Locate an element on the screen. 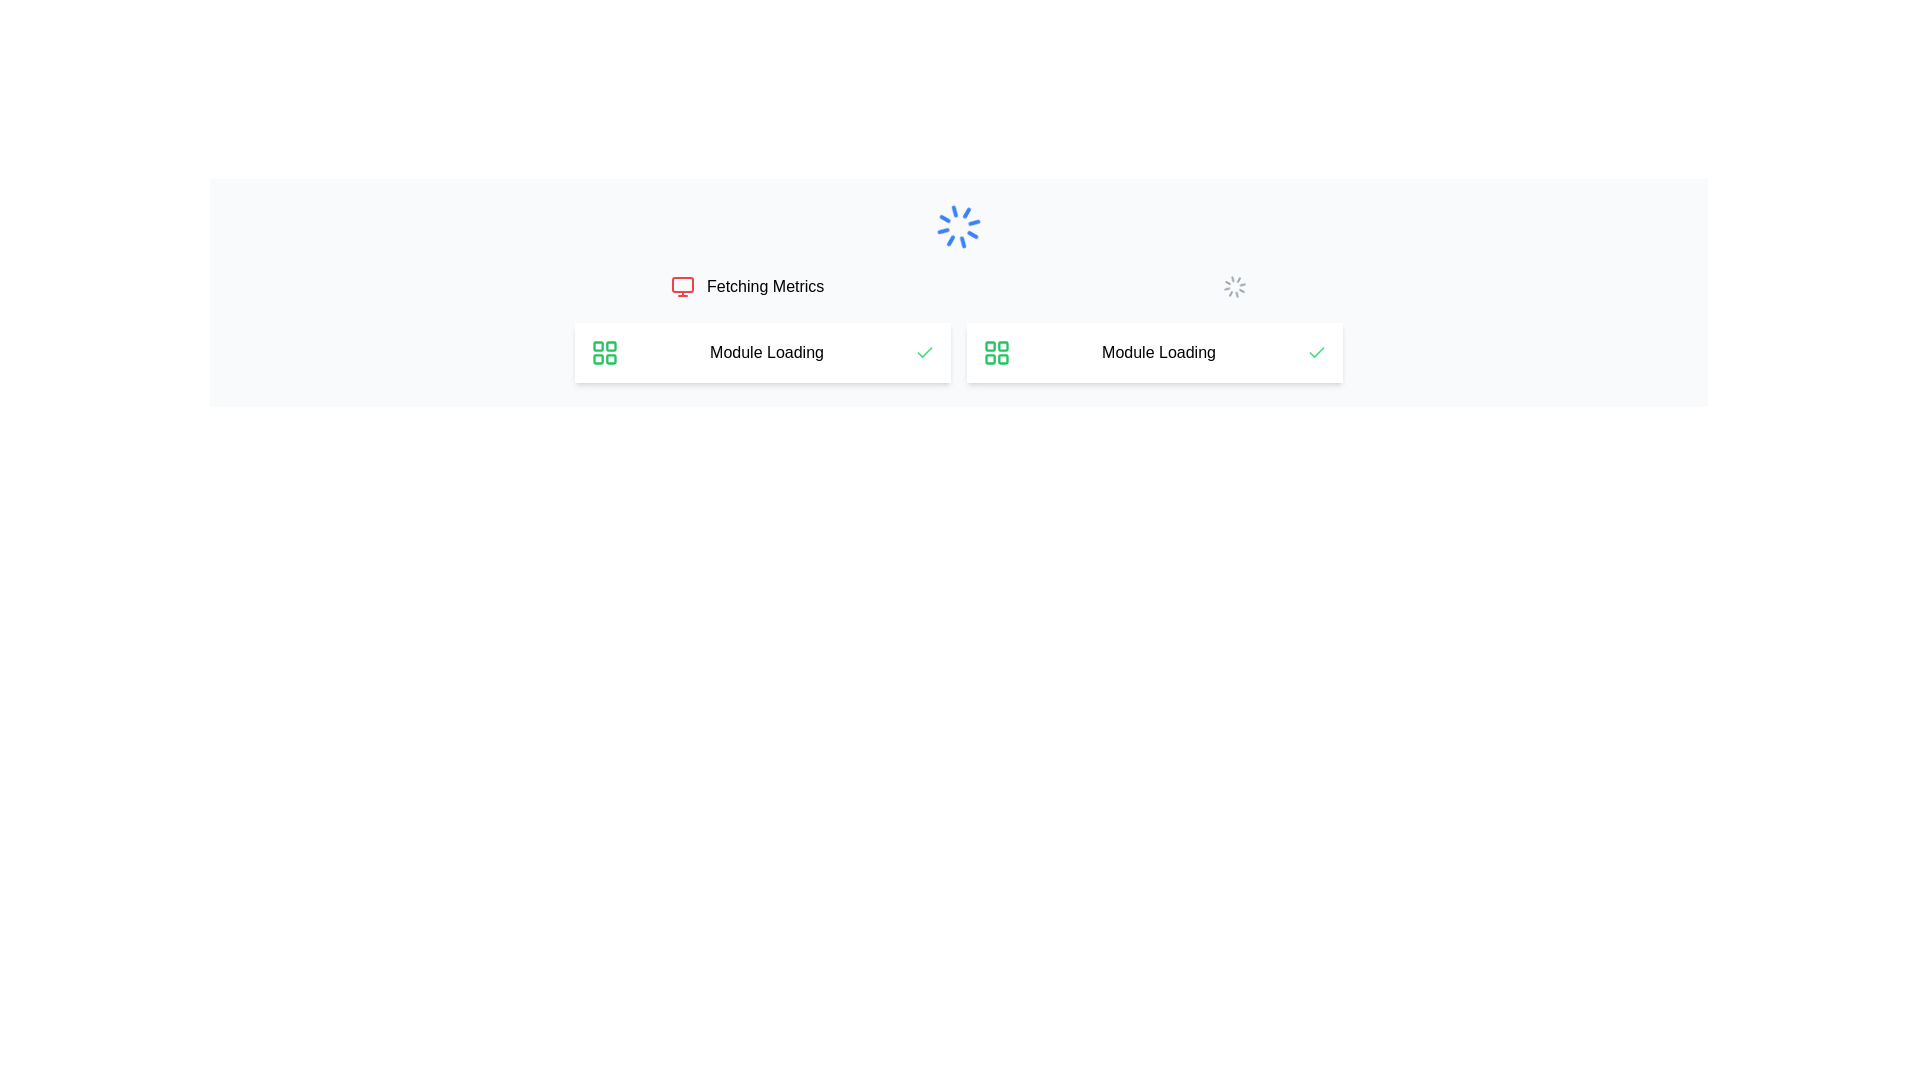 The image size is (1920, 1080). the validation icon located to the far right of the 'Module Loading' panel, which indicates successful completion of the loading activity is located at coordinates (1316, 352).